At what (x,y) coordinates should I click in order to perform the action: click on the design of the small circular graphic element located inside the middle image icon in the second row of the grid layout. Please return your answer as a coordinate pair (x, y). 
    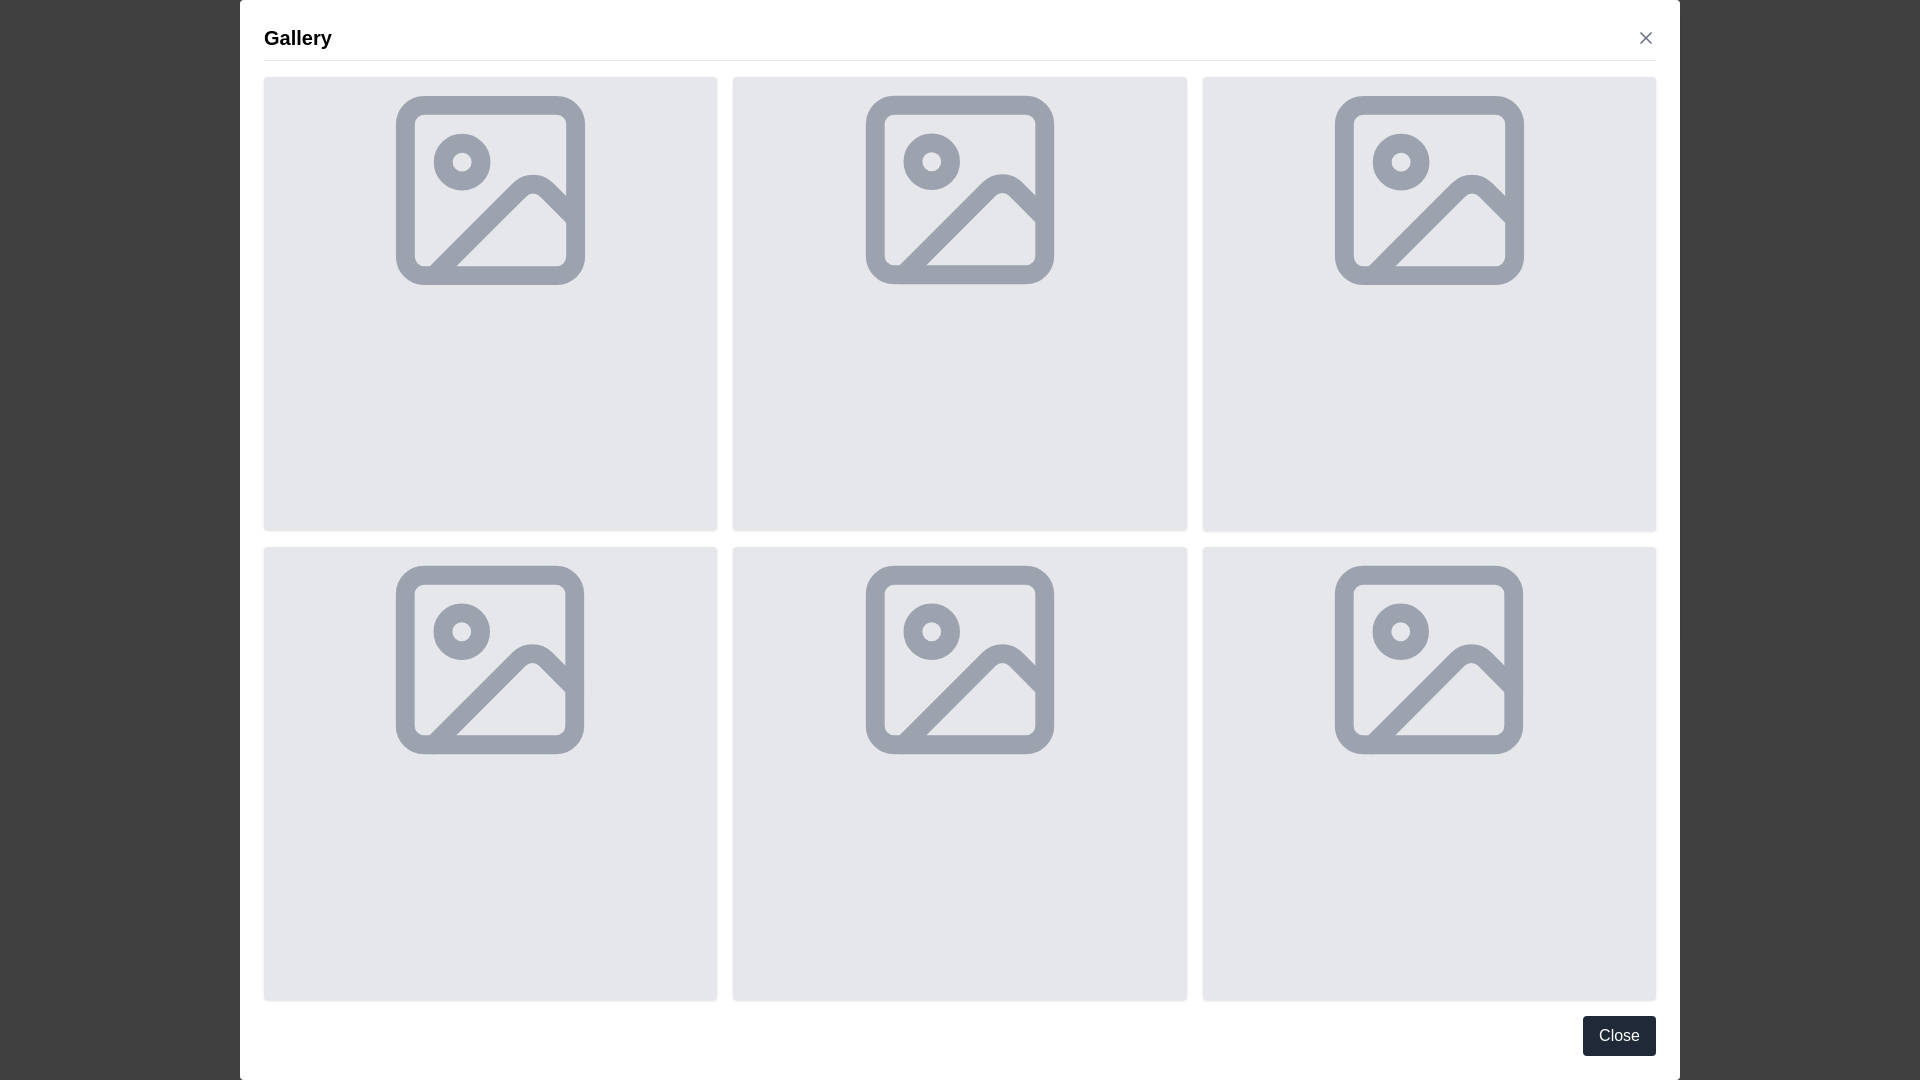
    Looking at the image, I should click on (930, 631).